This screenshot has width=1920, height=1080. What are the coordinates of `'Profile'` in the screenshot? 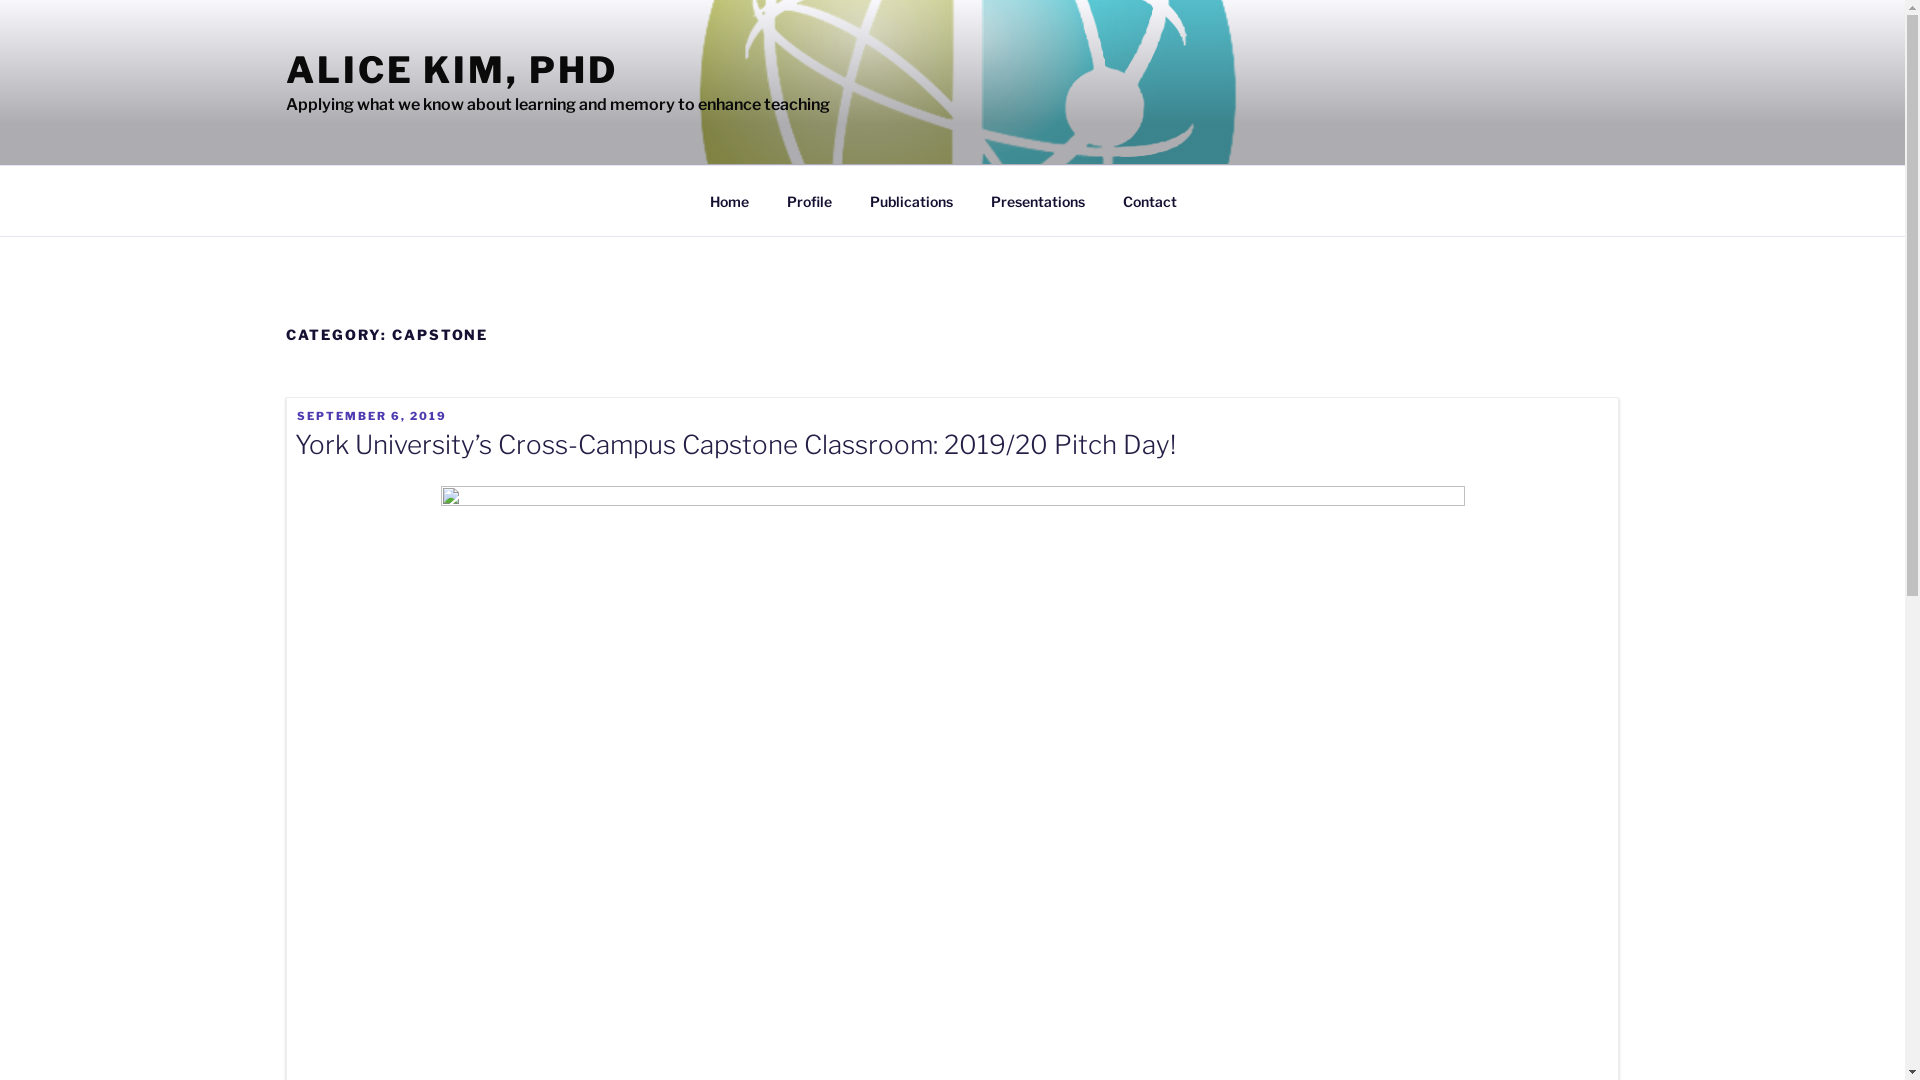 It's located at (810, 200).